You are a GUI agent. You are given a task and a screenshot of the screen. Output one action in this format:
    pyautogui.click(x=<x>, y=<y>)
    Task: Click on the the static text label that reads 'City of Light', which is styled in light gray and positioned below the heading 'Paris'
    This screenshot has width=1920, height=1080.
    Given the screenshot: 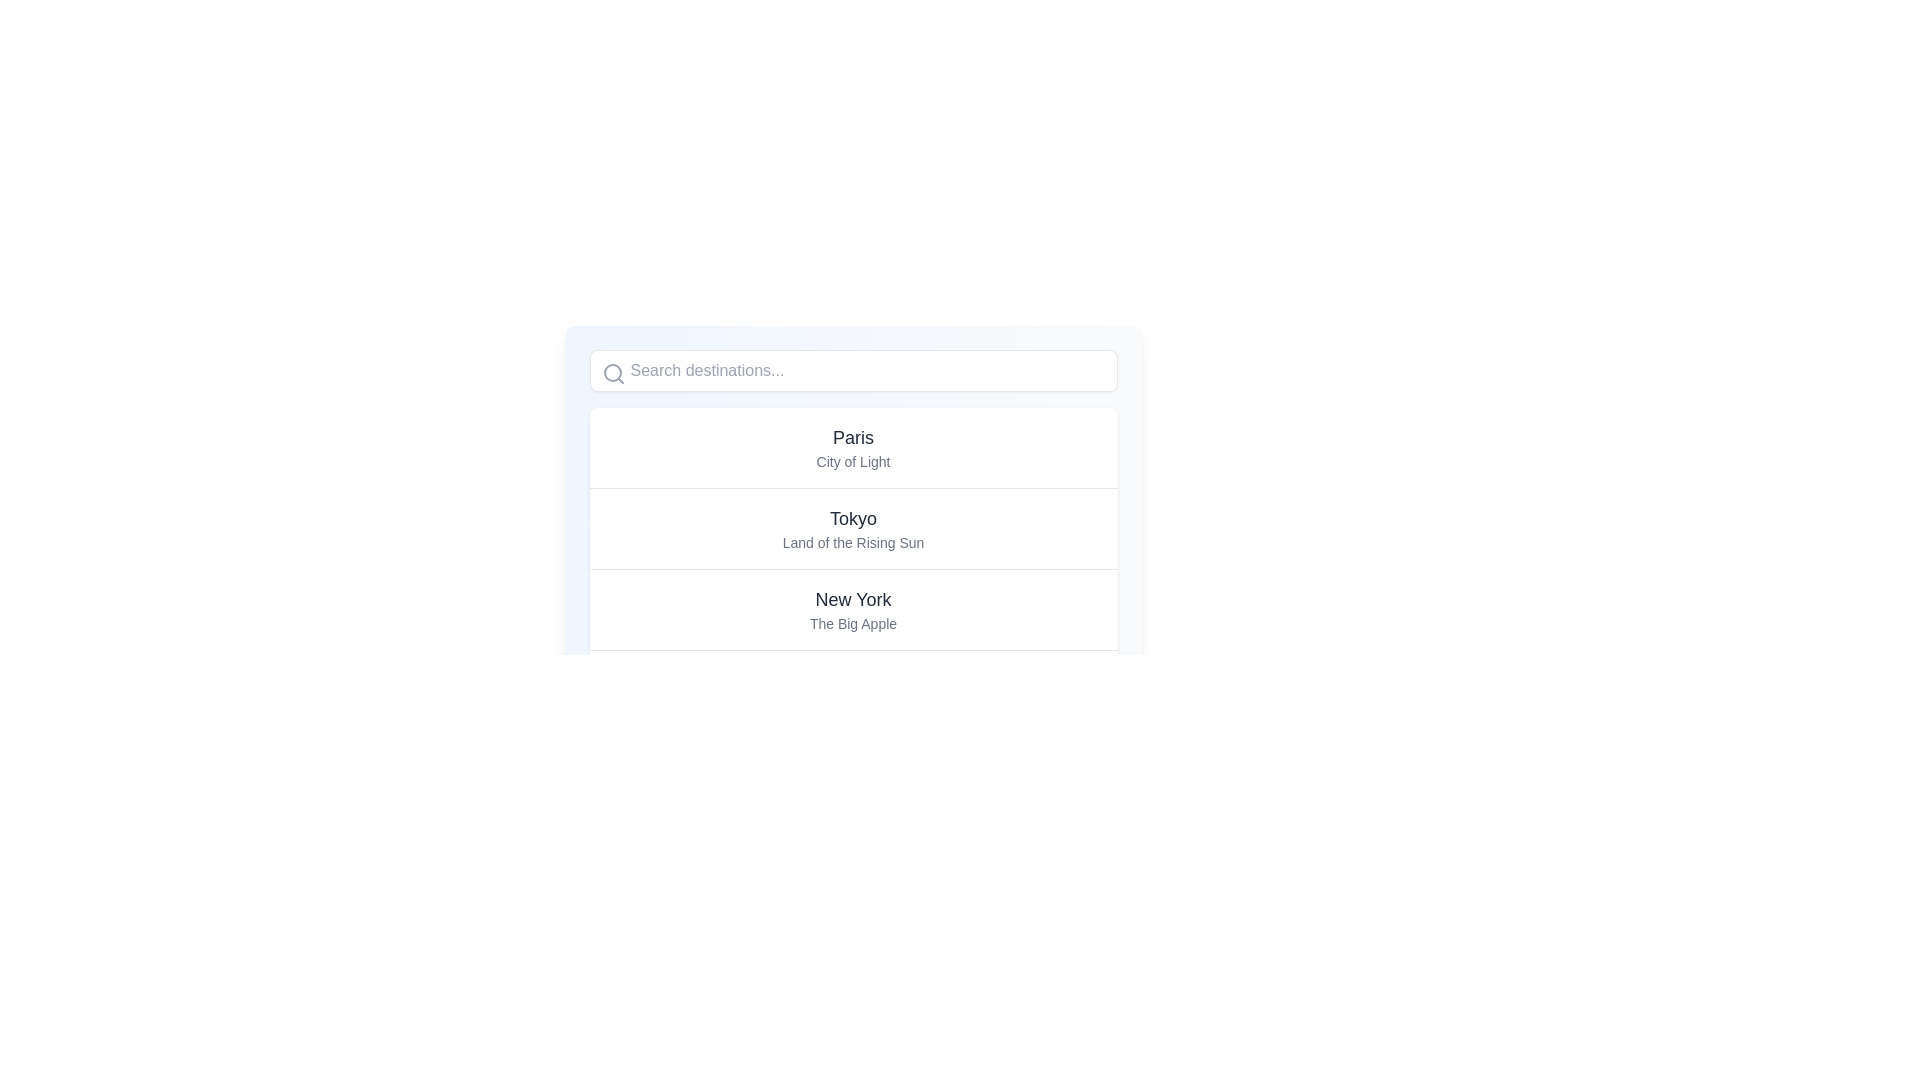 What is the action you would take?
    pyautogui.click(x=853, y=462)
    